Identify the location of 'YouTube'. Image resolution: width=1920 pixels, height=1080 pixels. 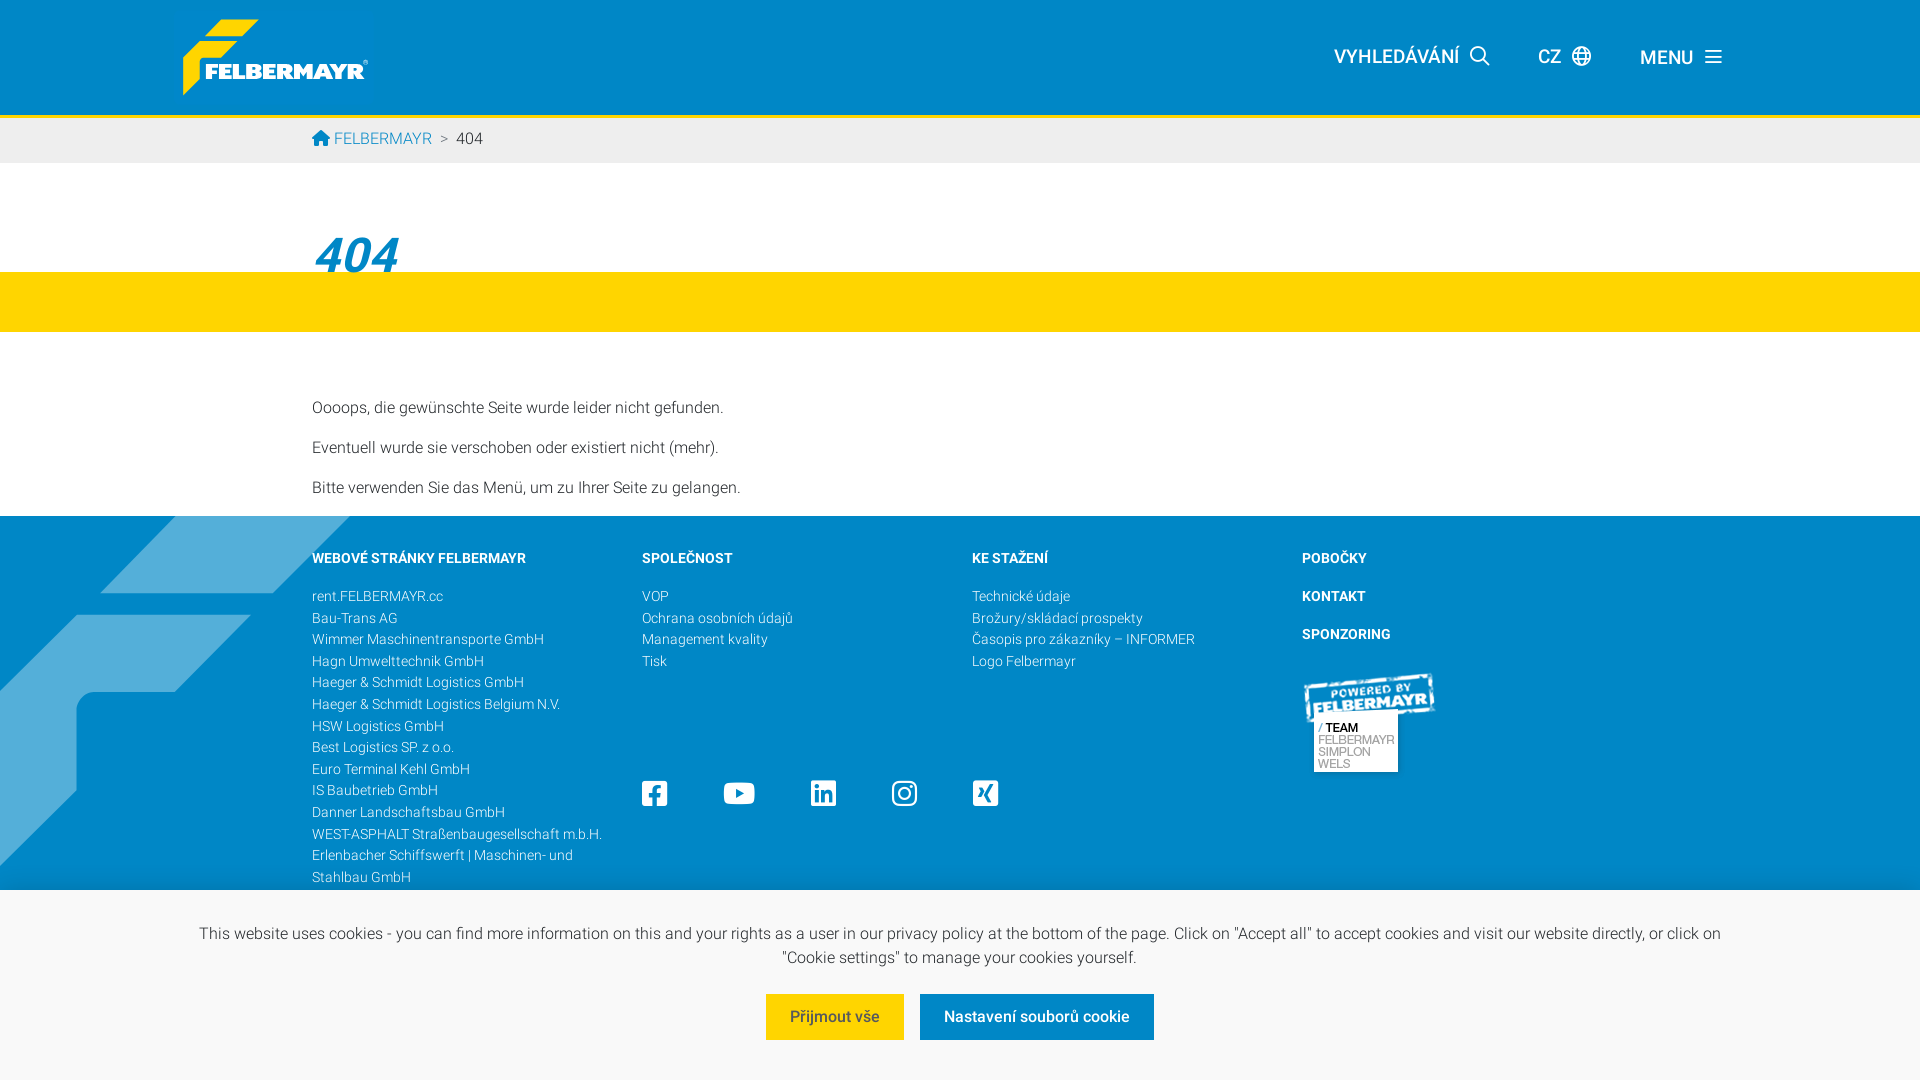
(738, 798).